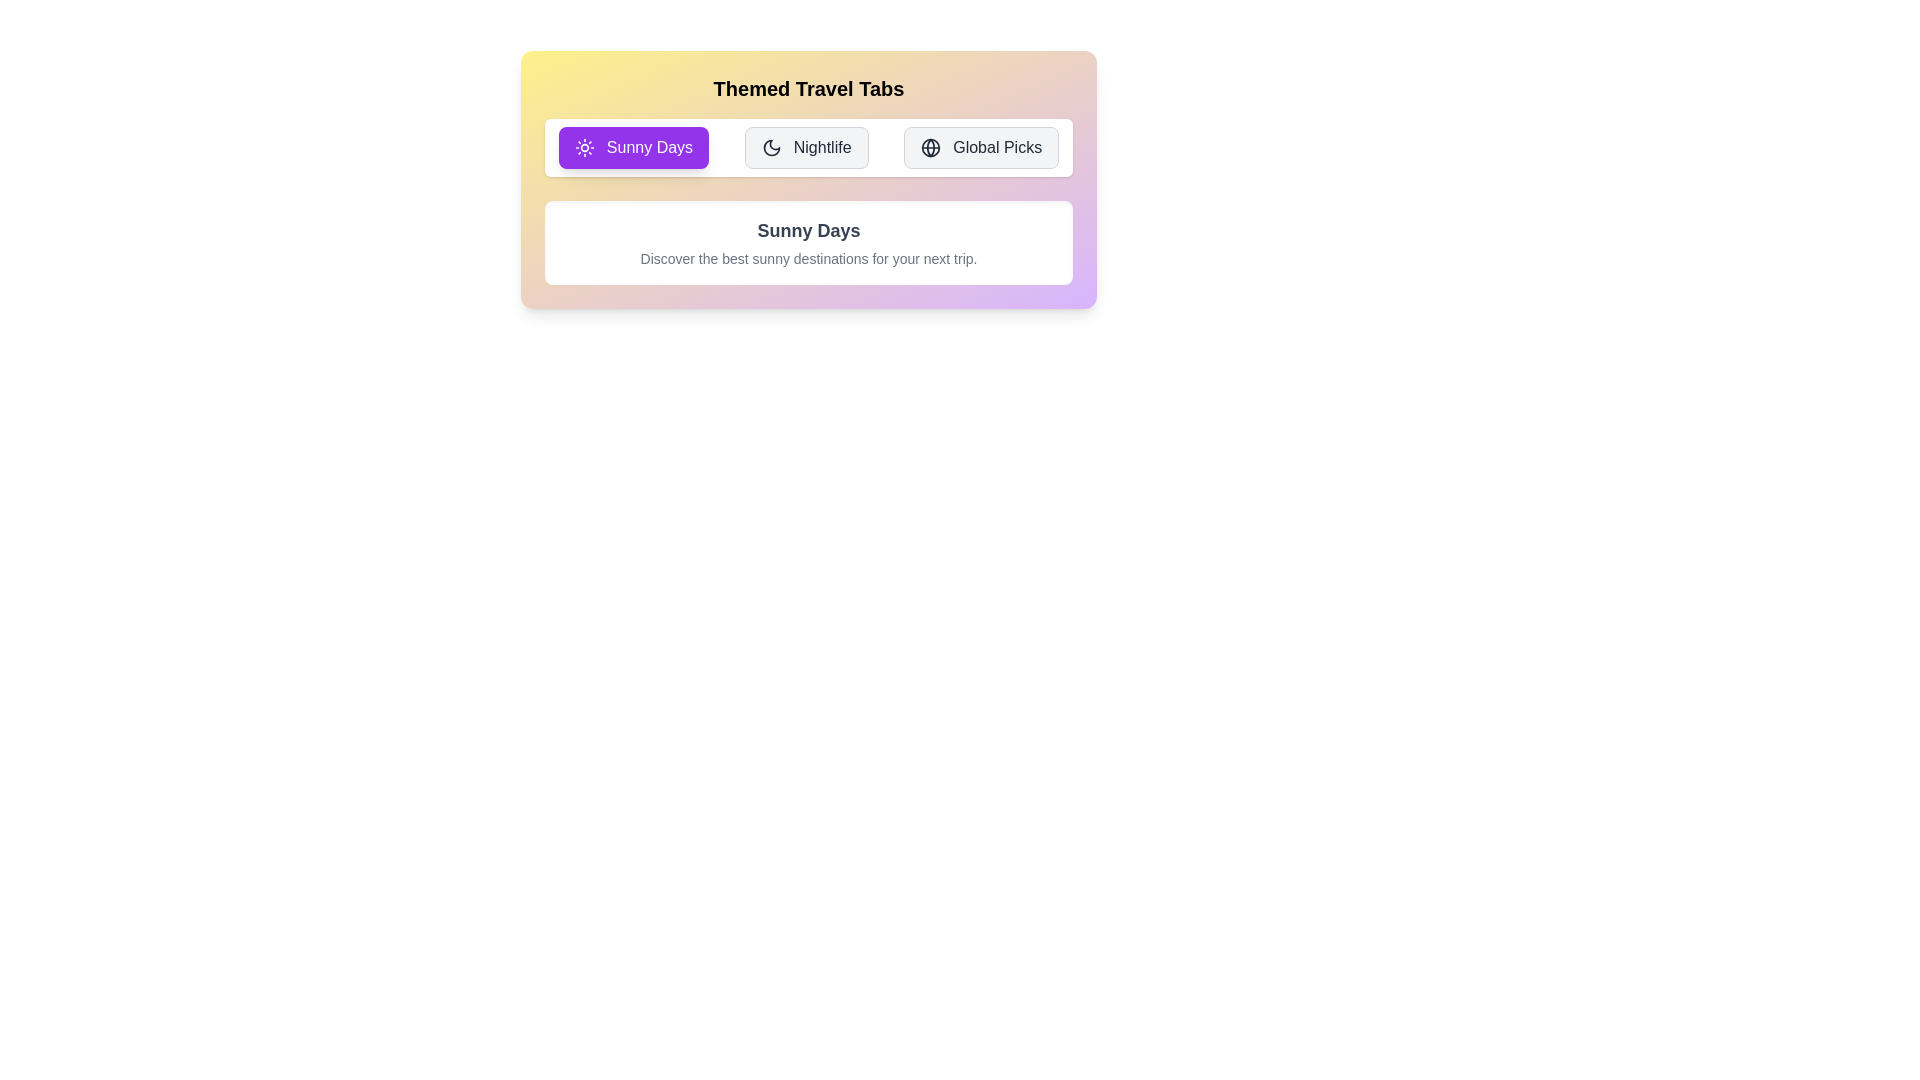  Describe the element at coordinates (806, 146) in the screenshot. I see `the Nightlife tab` at that location.